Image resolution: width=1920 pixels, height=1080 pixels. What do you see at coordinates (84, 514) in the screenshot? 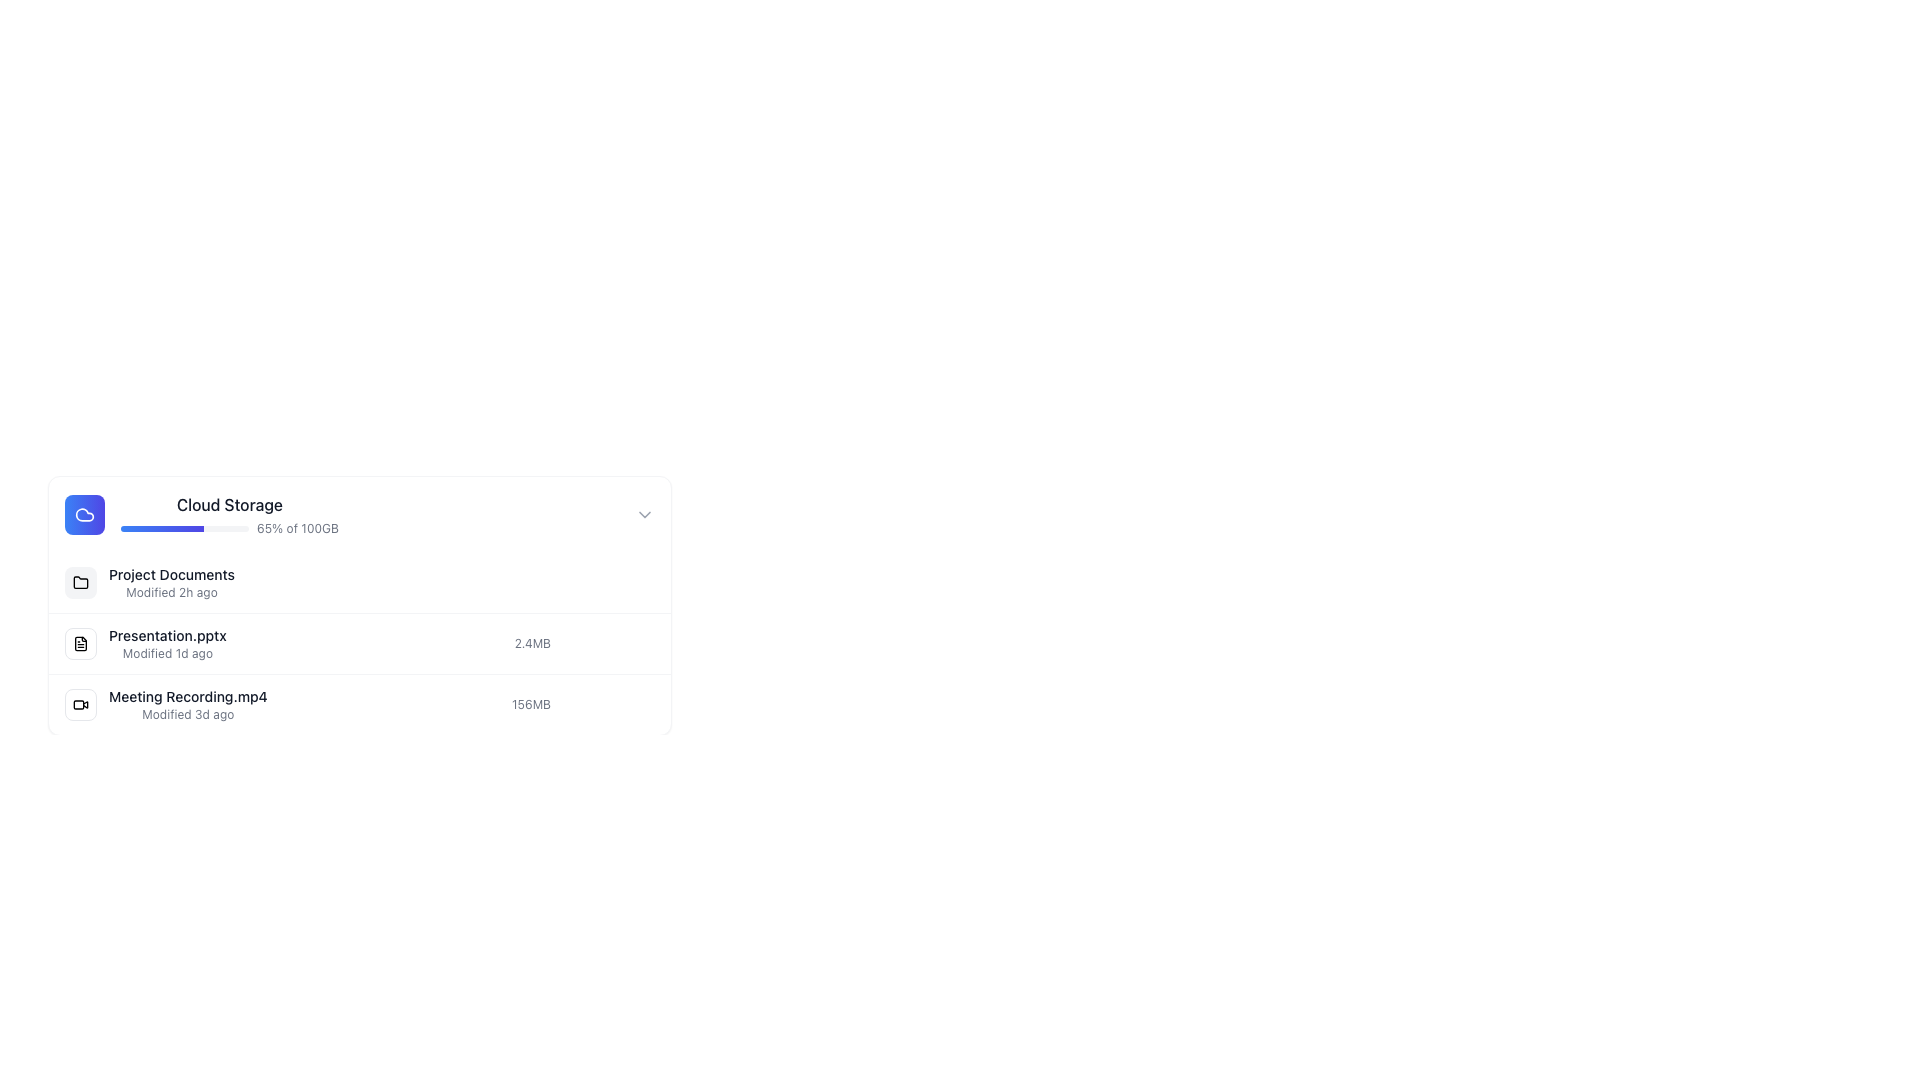
I see `the square icon with a gradient blue to indigo background and a white cloud symbol, located at the leftmost position in a horizontal group within a card layout` at bounding box center [84, 514].